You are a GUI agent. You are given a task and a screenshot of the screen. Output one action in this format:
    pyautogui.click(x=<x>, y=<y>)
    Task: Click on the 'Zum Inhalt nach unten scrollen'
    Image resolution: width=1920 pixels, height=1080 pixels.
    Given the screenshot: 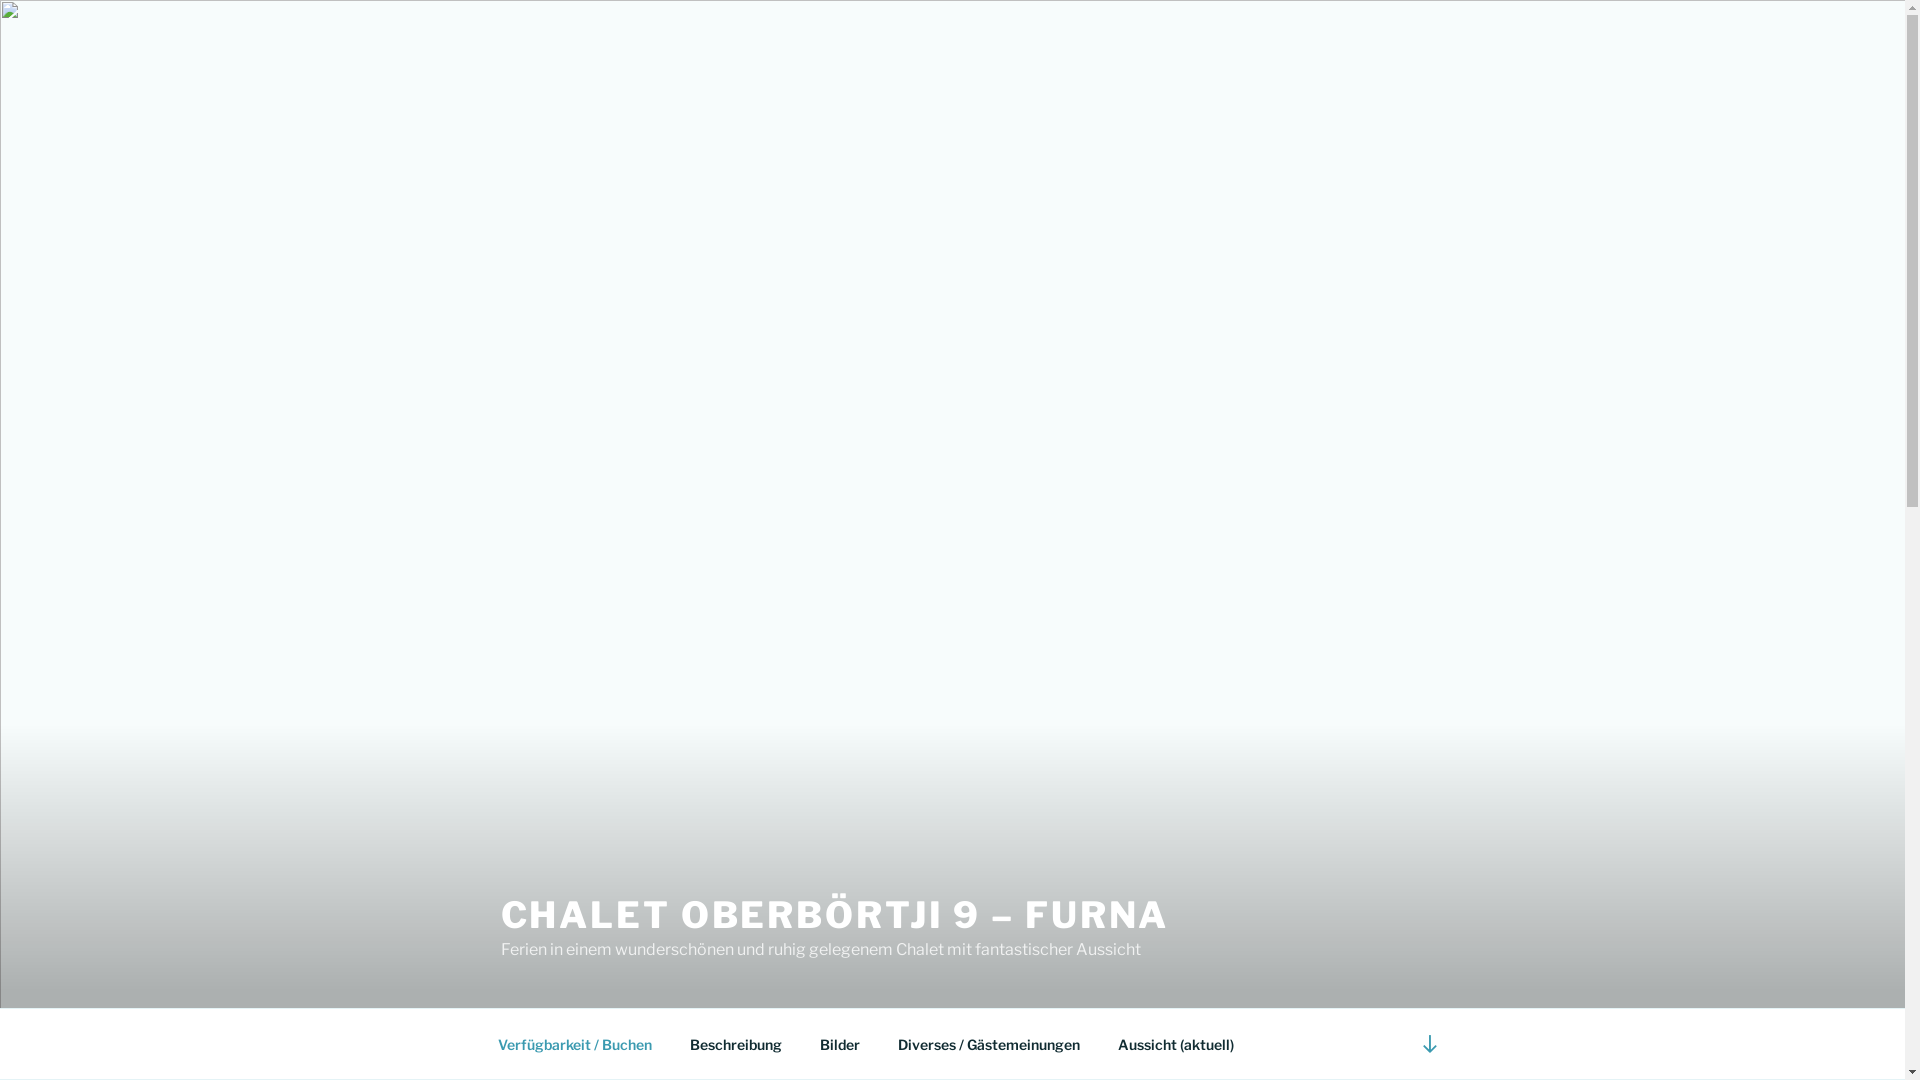 What is the action you would take?
    pyautogui.click(x=1405, y=1042)
    